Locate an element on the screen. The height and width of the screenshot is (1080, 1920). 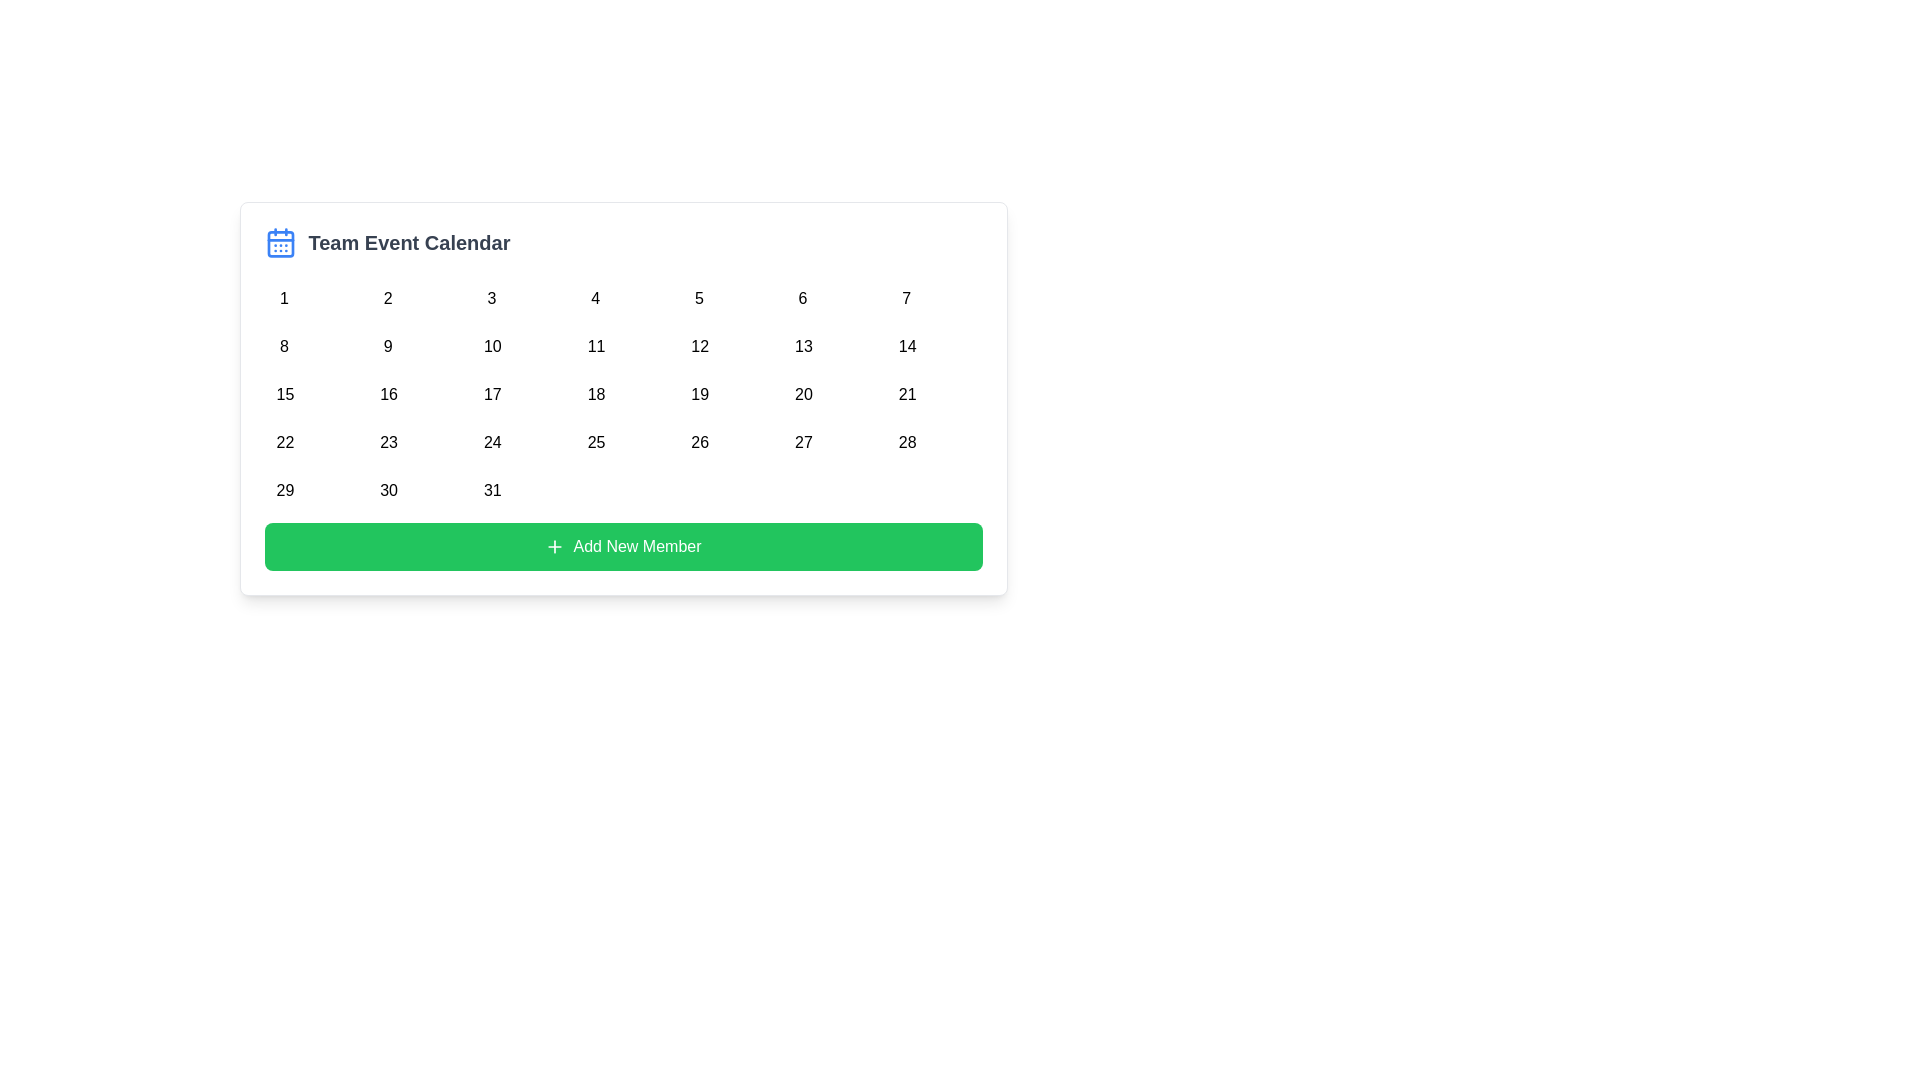
the square-shaped button labeled '20' in the calendar grid is located at coordinates (803, 390).